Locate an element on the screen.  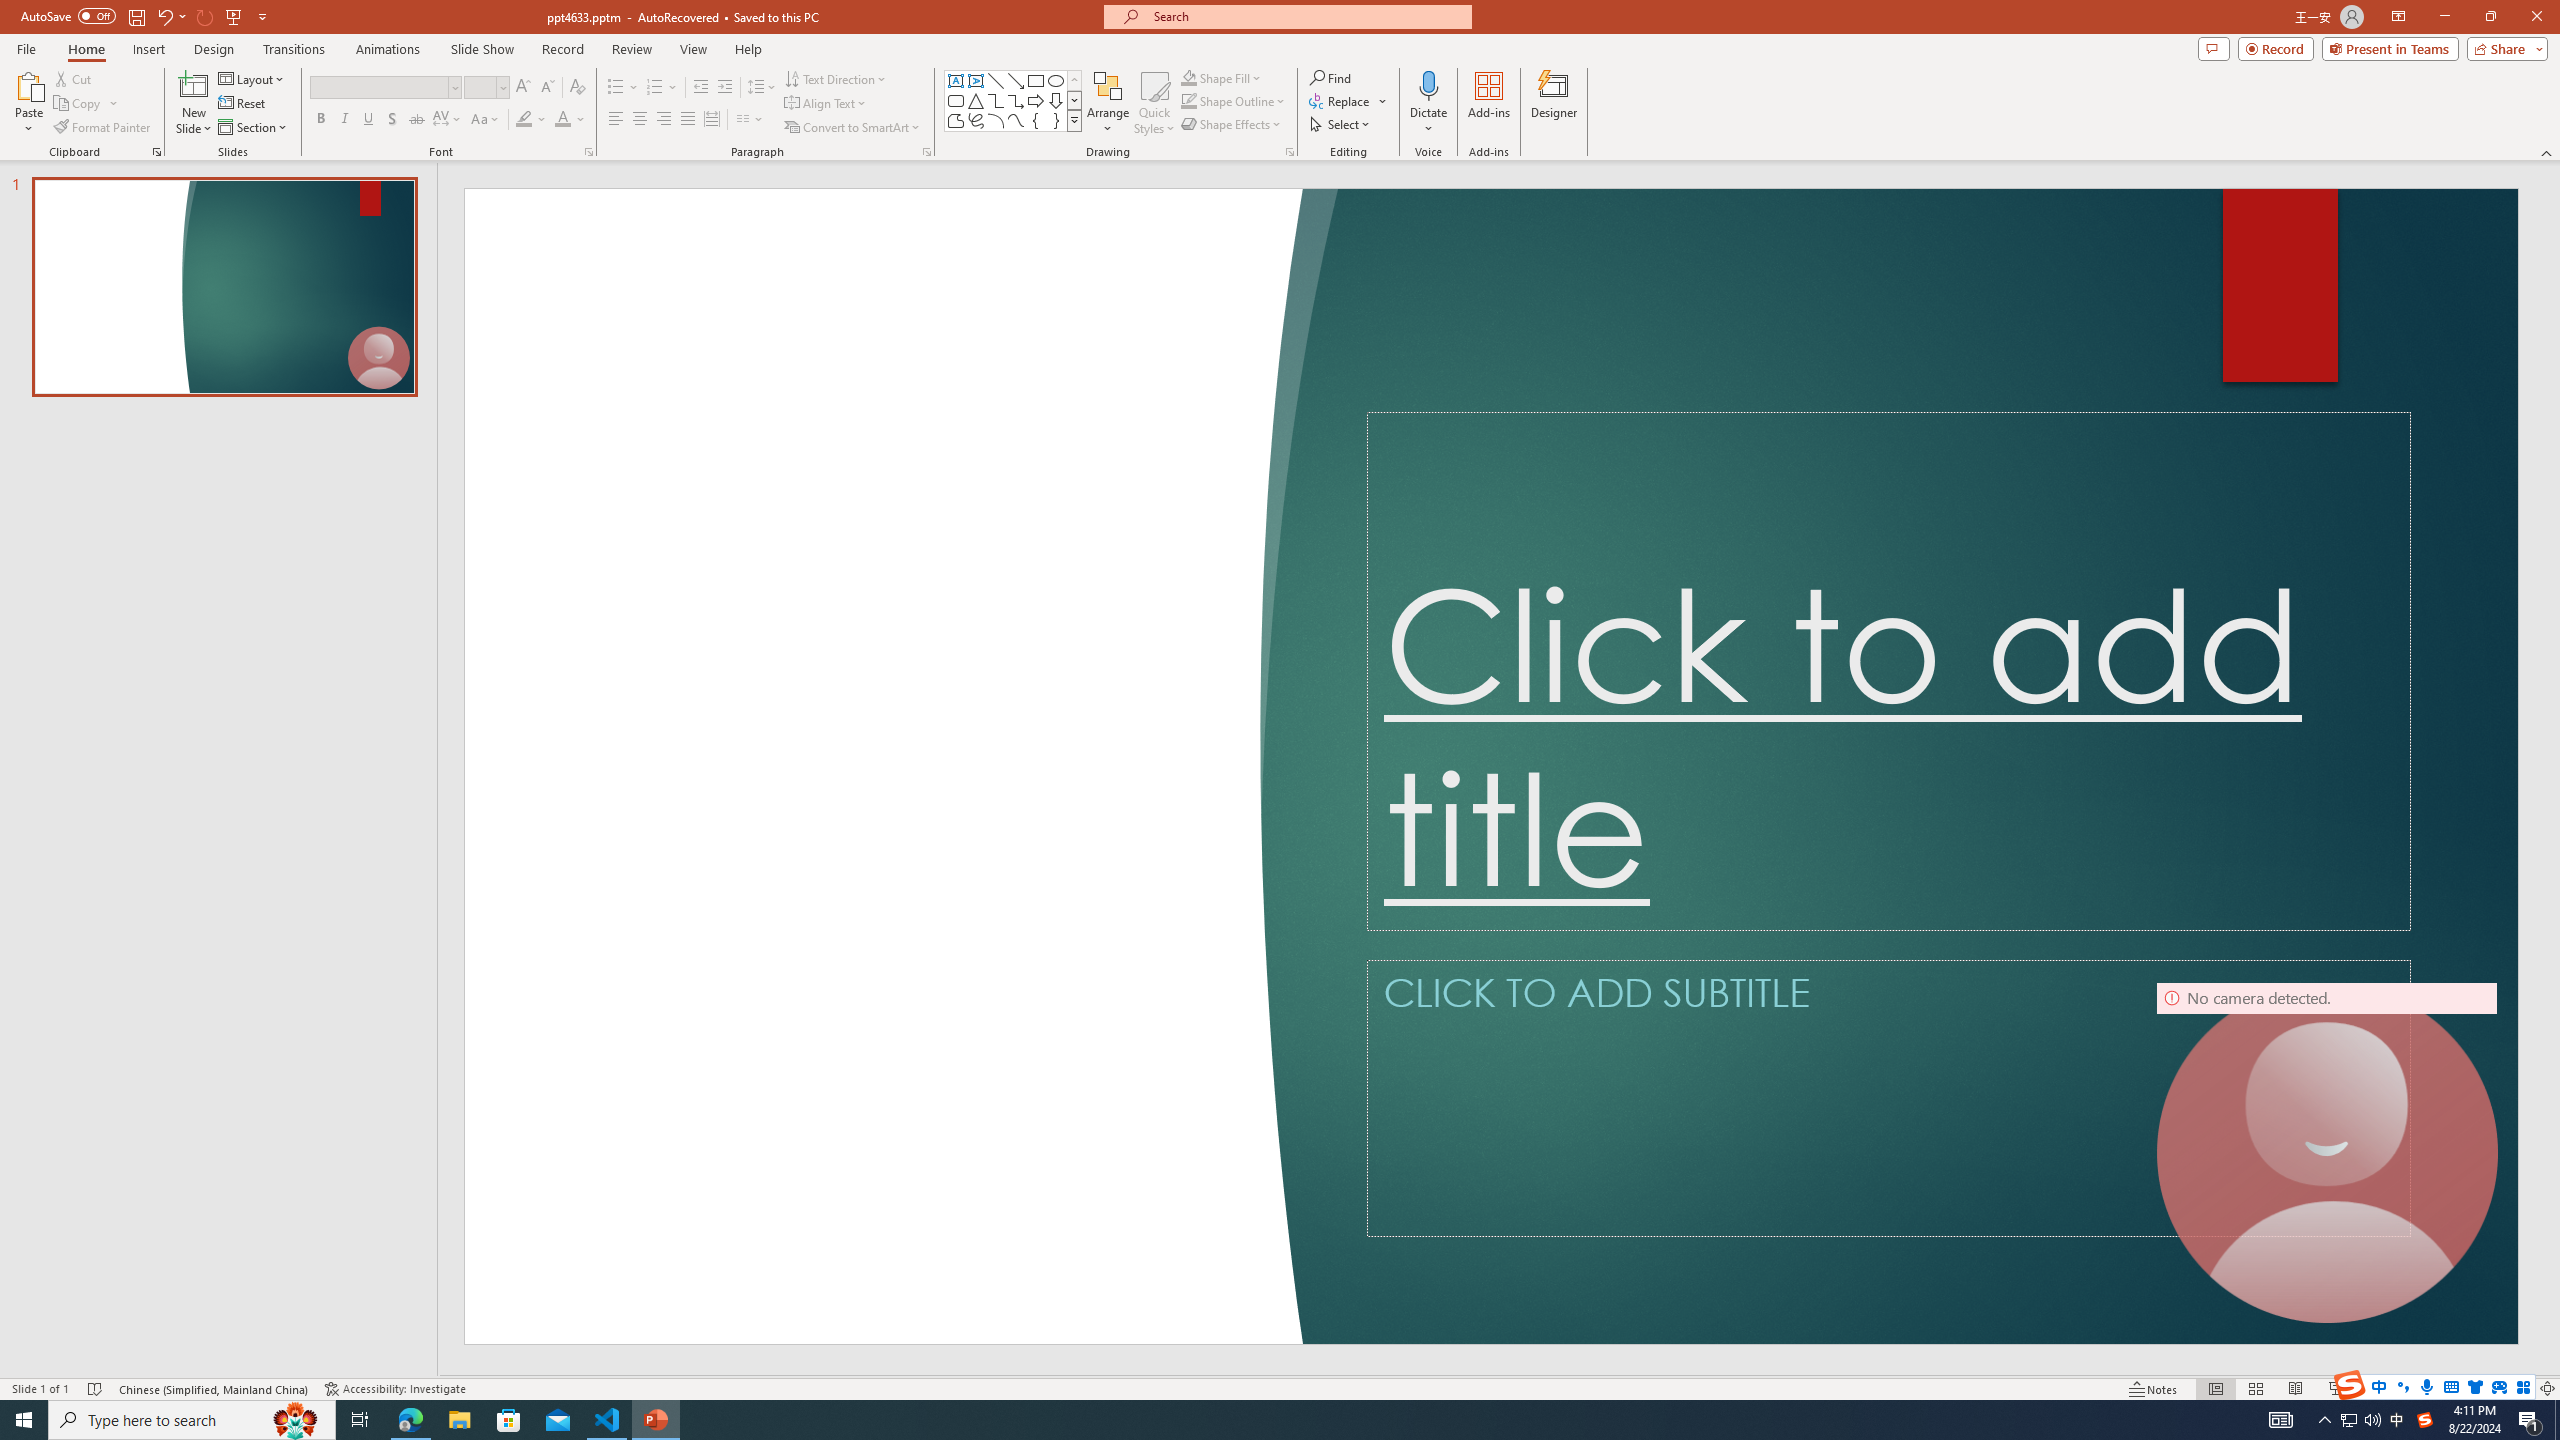
'Find...' is located at coordinates (1330, 77).